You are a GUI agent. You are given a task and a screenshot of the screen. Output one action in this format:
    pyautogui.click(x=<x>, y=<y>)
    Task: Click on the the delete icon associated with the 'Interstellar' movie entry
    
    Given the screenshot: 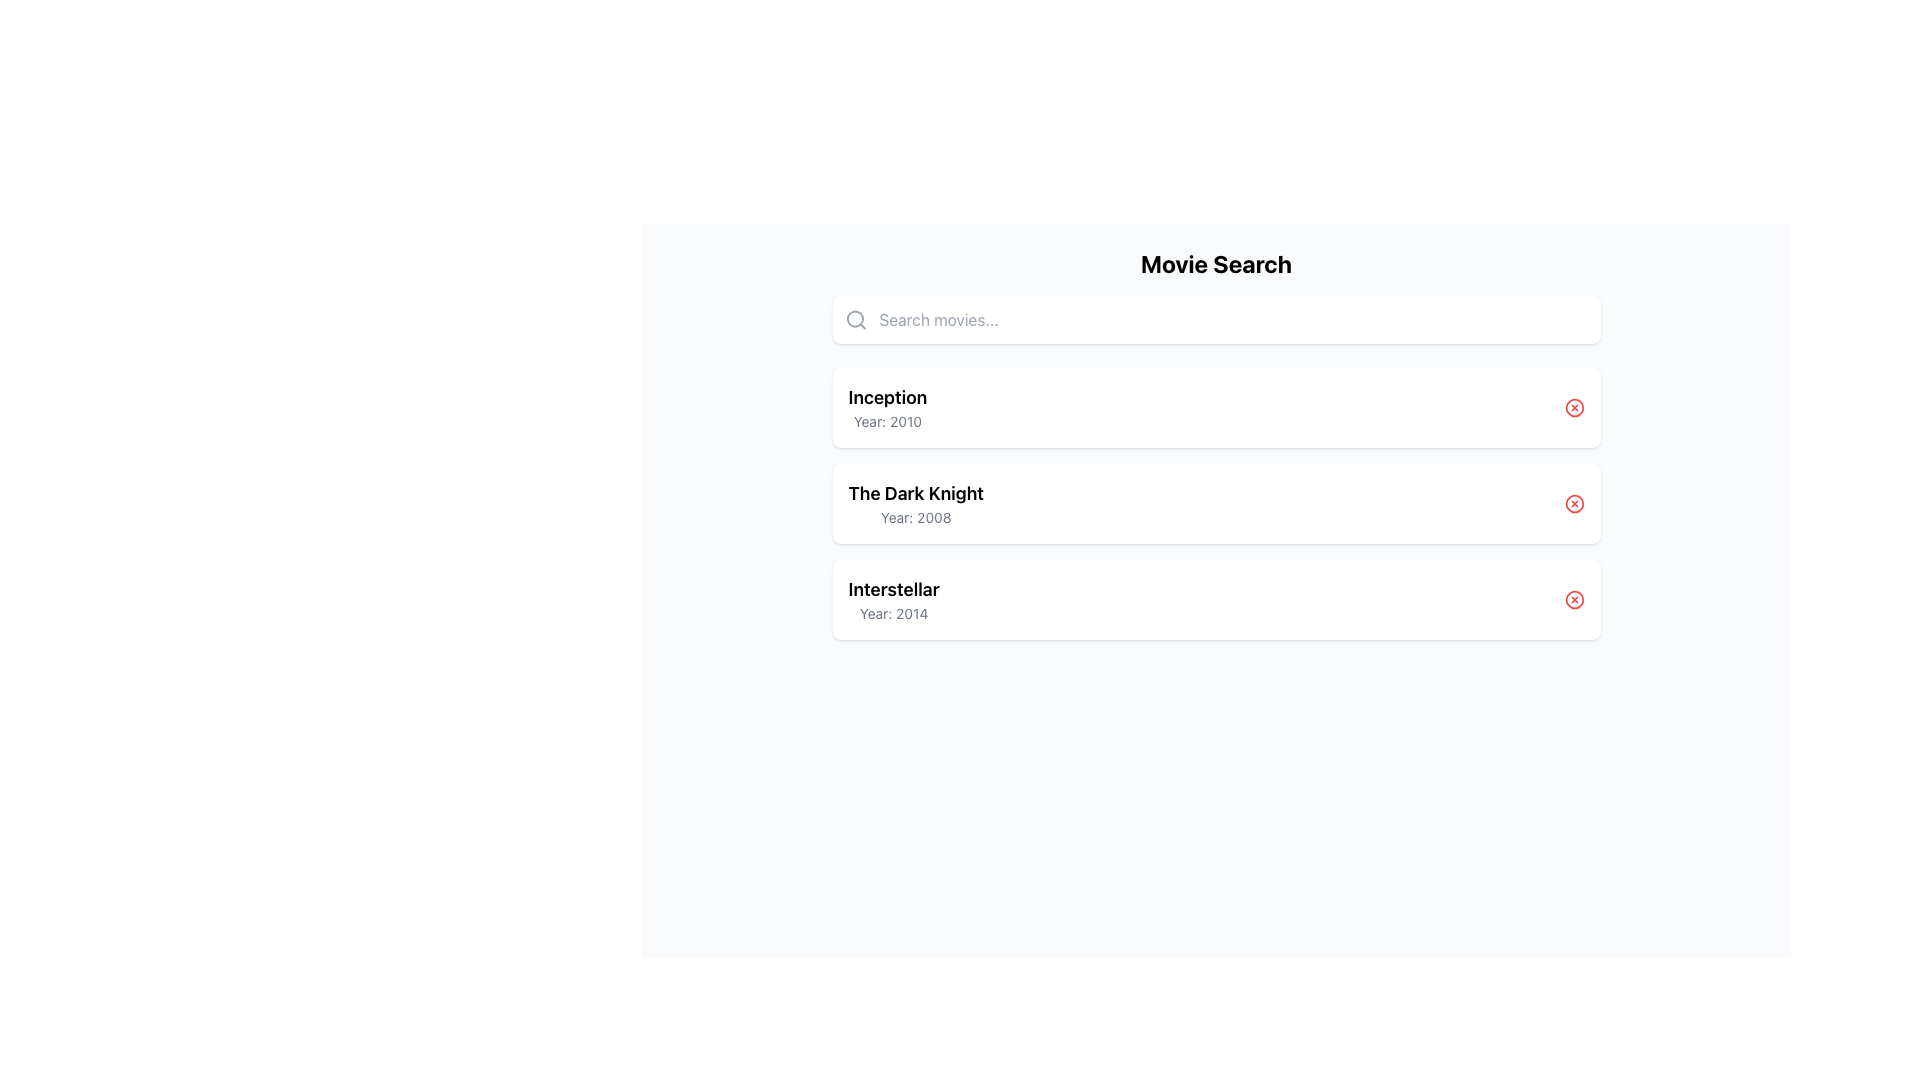 What is the action you would take?
    pyautogui.click(x=1573, y=599)
    